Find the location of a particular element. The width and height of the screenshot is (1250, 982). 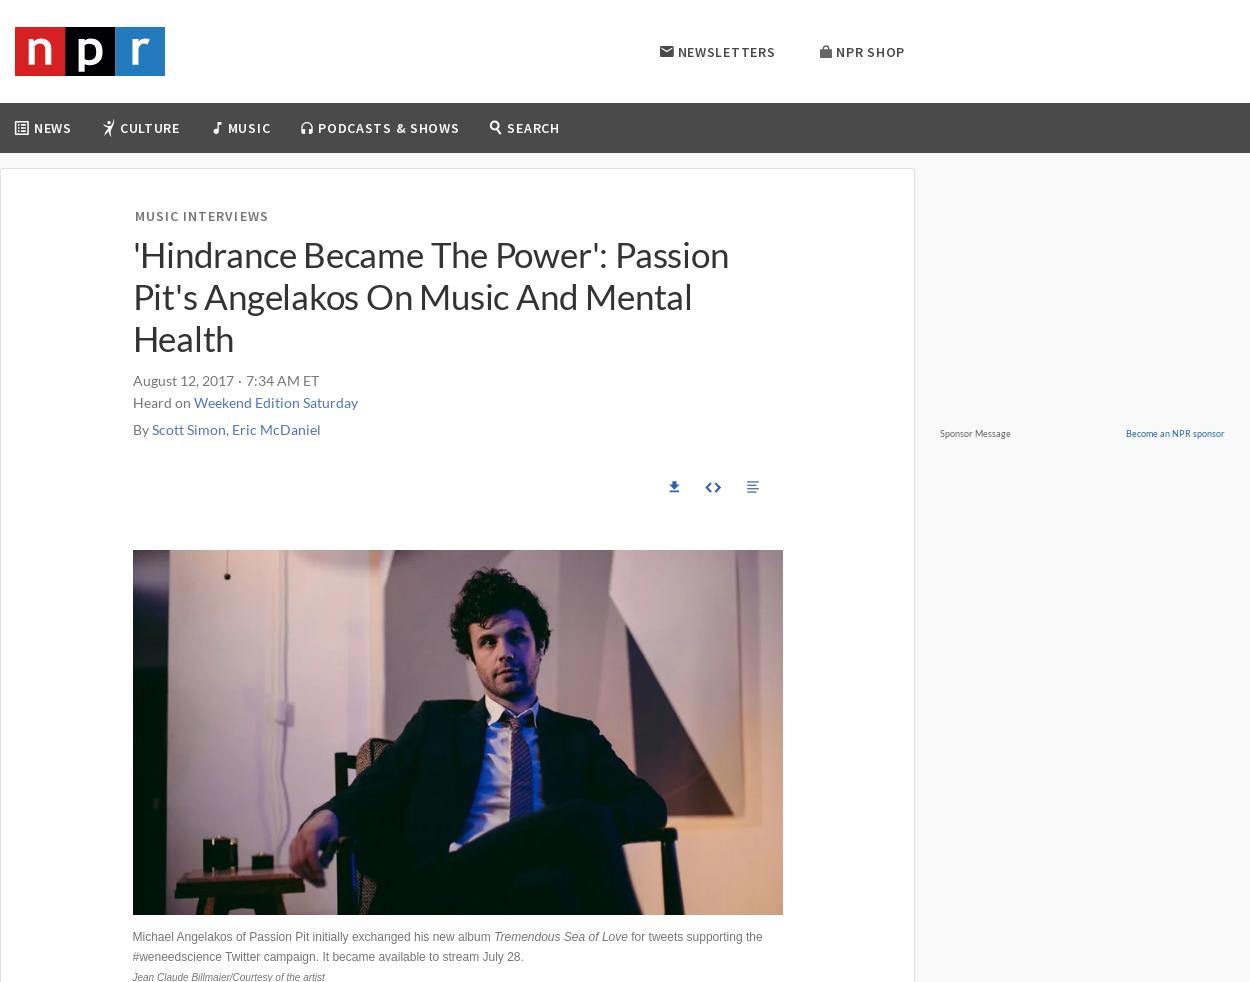

'More Podcasts & Shows' is located at coordinates (560, 423).